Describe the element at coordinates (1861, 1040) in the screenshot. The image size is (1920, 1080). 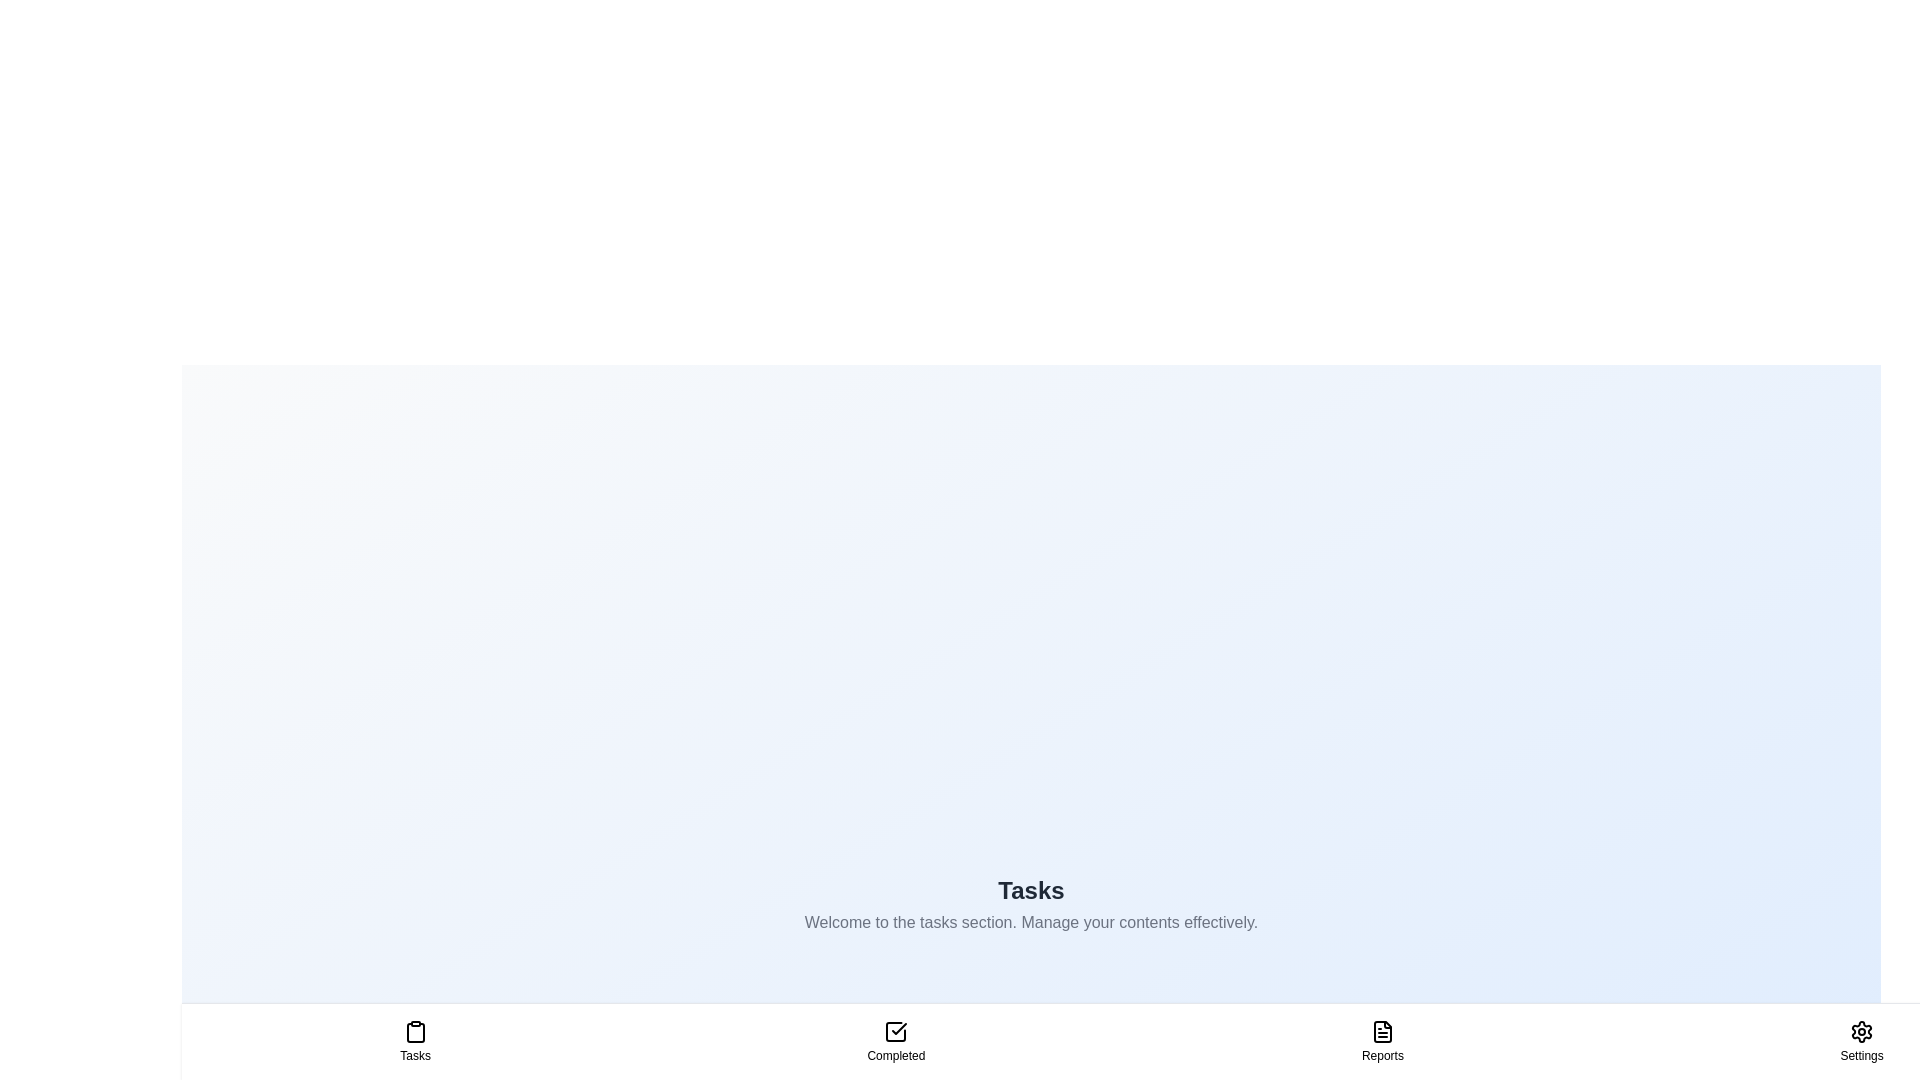
I see `the Settings tab to navigate to it` at that location.